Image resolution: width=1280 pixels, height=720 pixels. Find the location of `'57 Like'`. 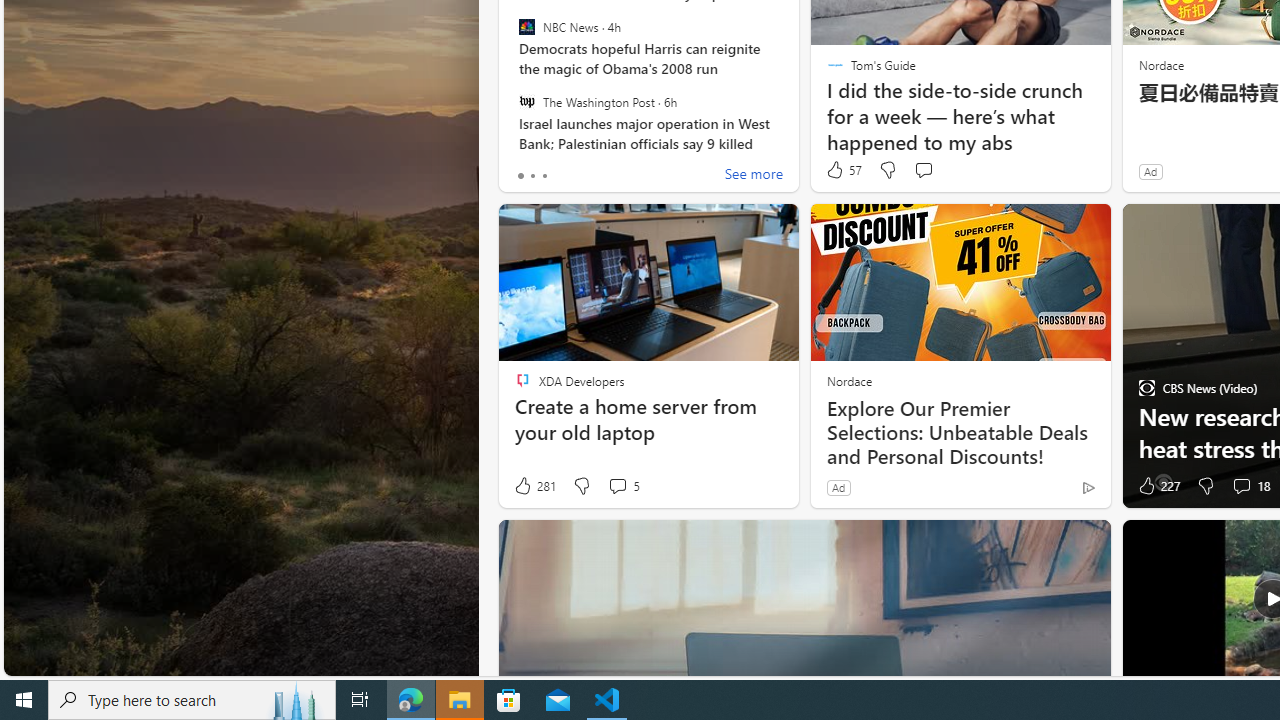

'57 Like' is located at coordinates (843, 169).